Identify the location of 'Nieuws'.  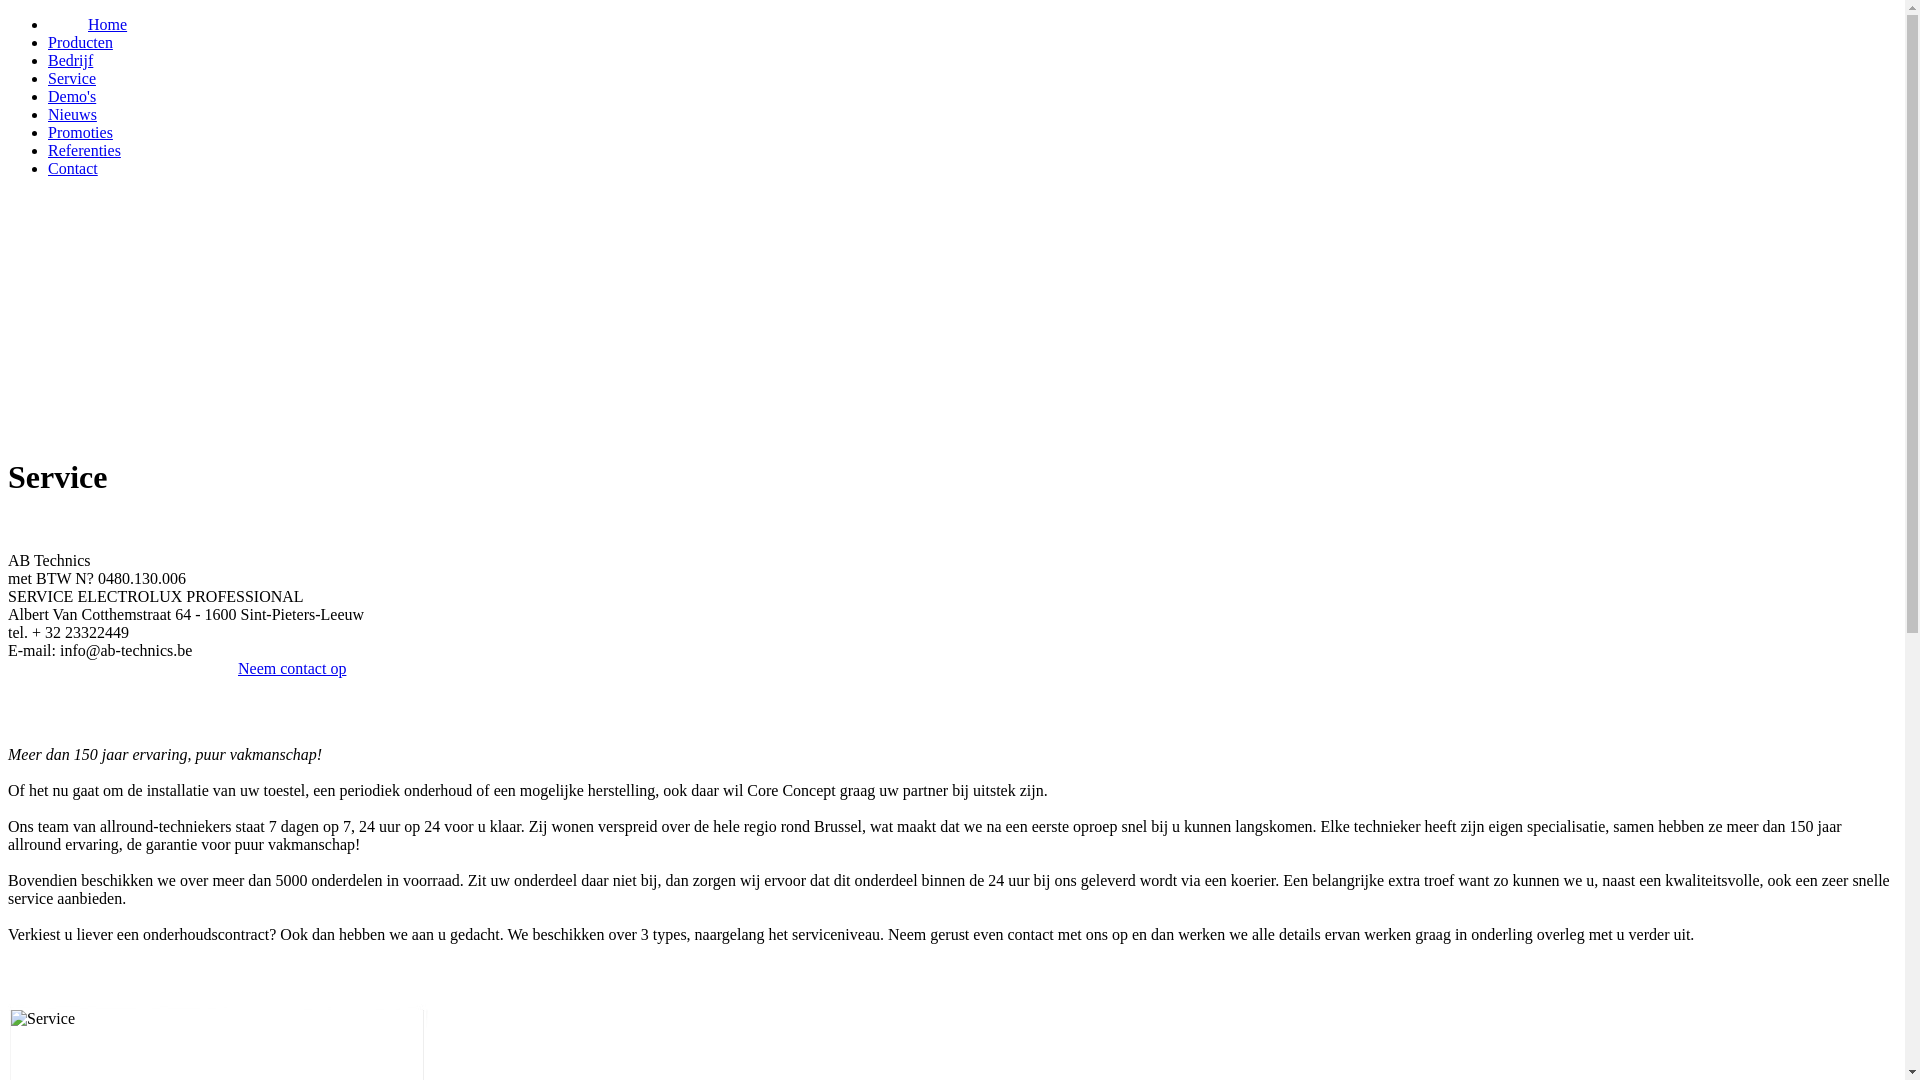
(72, 114).